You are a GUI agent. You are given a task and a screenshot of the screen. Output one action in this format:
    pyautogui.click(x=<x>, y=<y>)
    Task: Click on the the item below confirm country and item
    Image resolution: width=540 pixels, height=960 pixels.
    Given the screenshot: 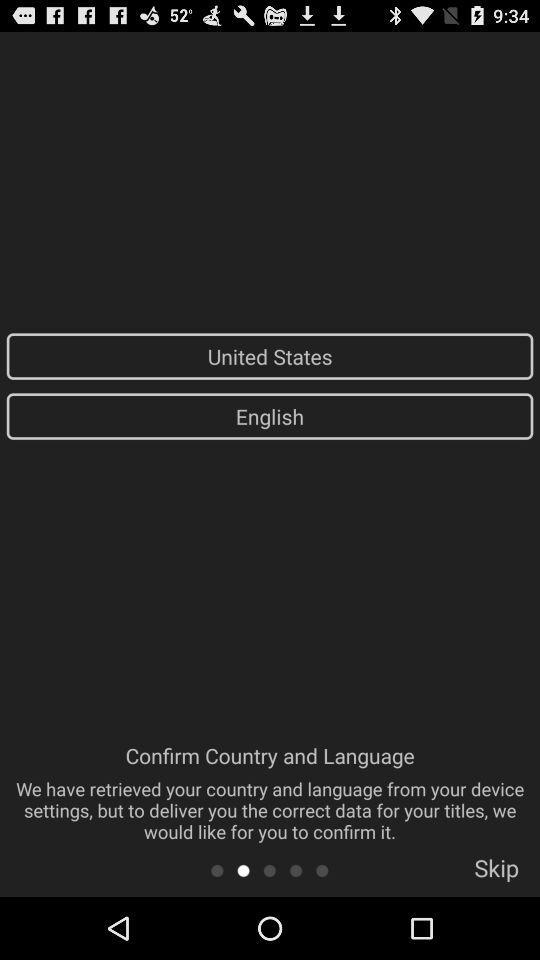 What is the action you would take?
    pyautogui.click(x=495, y=873)
    